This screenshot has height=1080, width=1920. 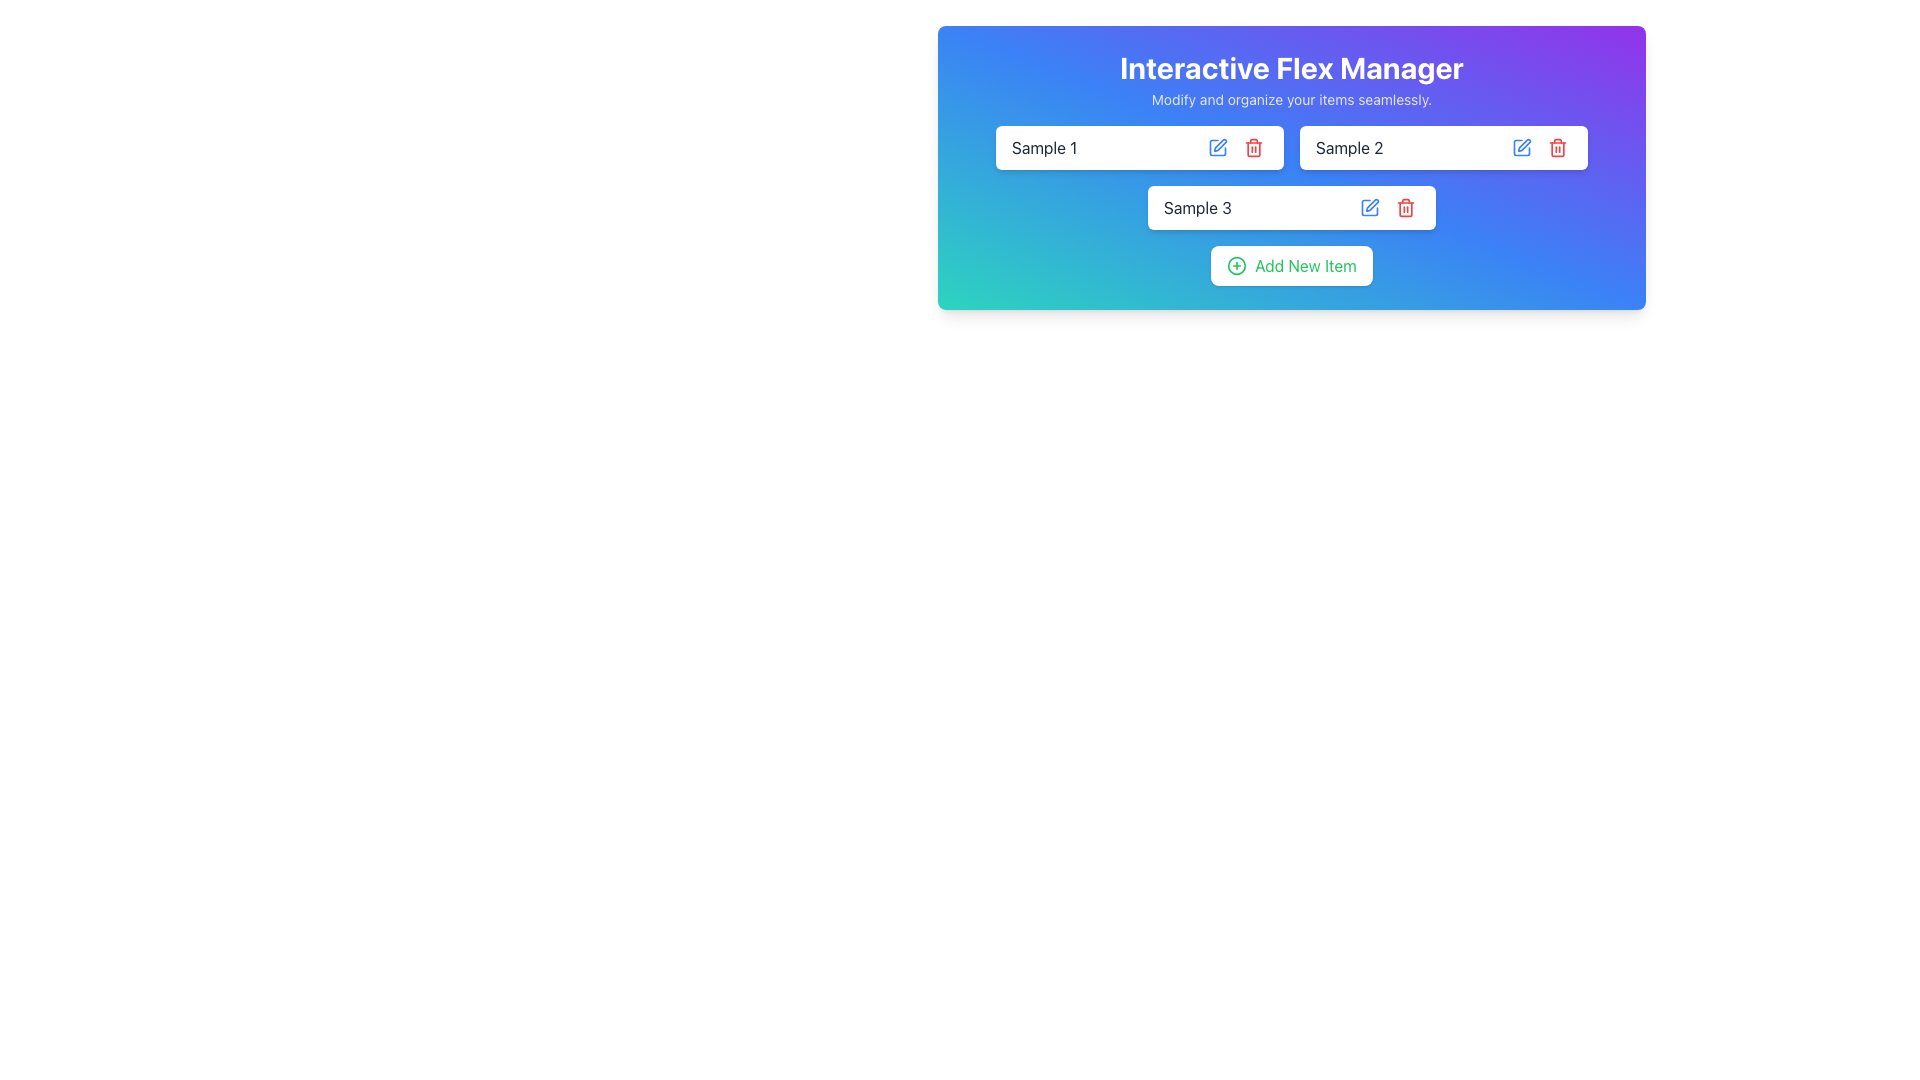 What do you see at coordinates (1405, 208) in the screenshot?
I see `the delete icon, which is the third and final icon in the horizontal group of interactive icons, to initiate the deletion process of 'Sample 3'` at bounding box center [1405, 208].